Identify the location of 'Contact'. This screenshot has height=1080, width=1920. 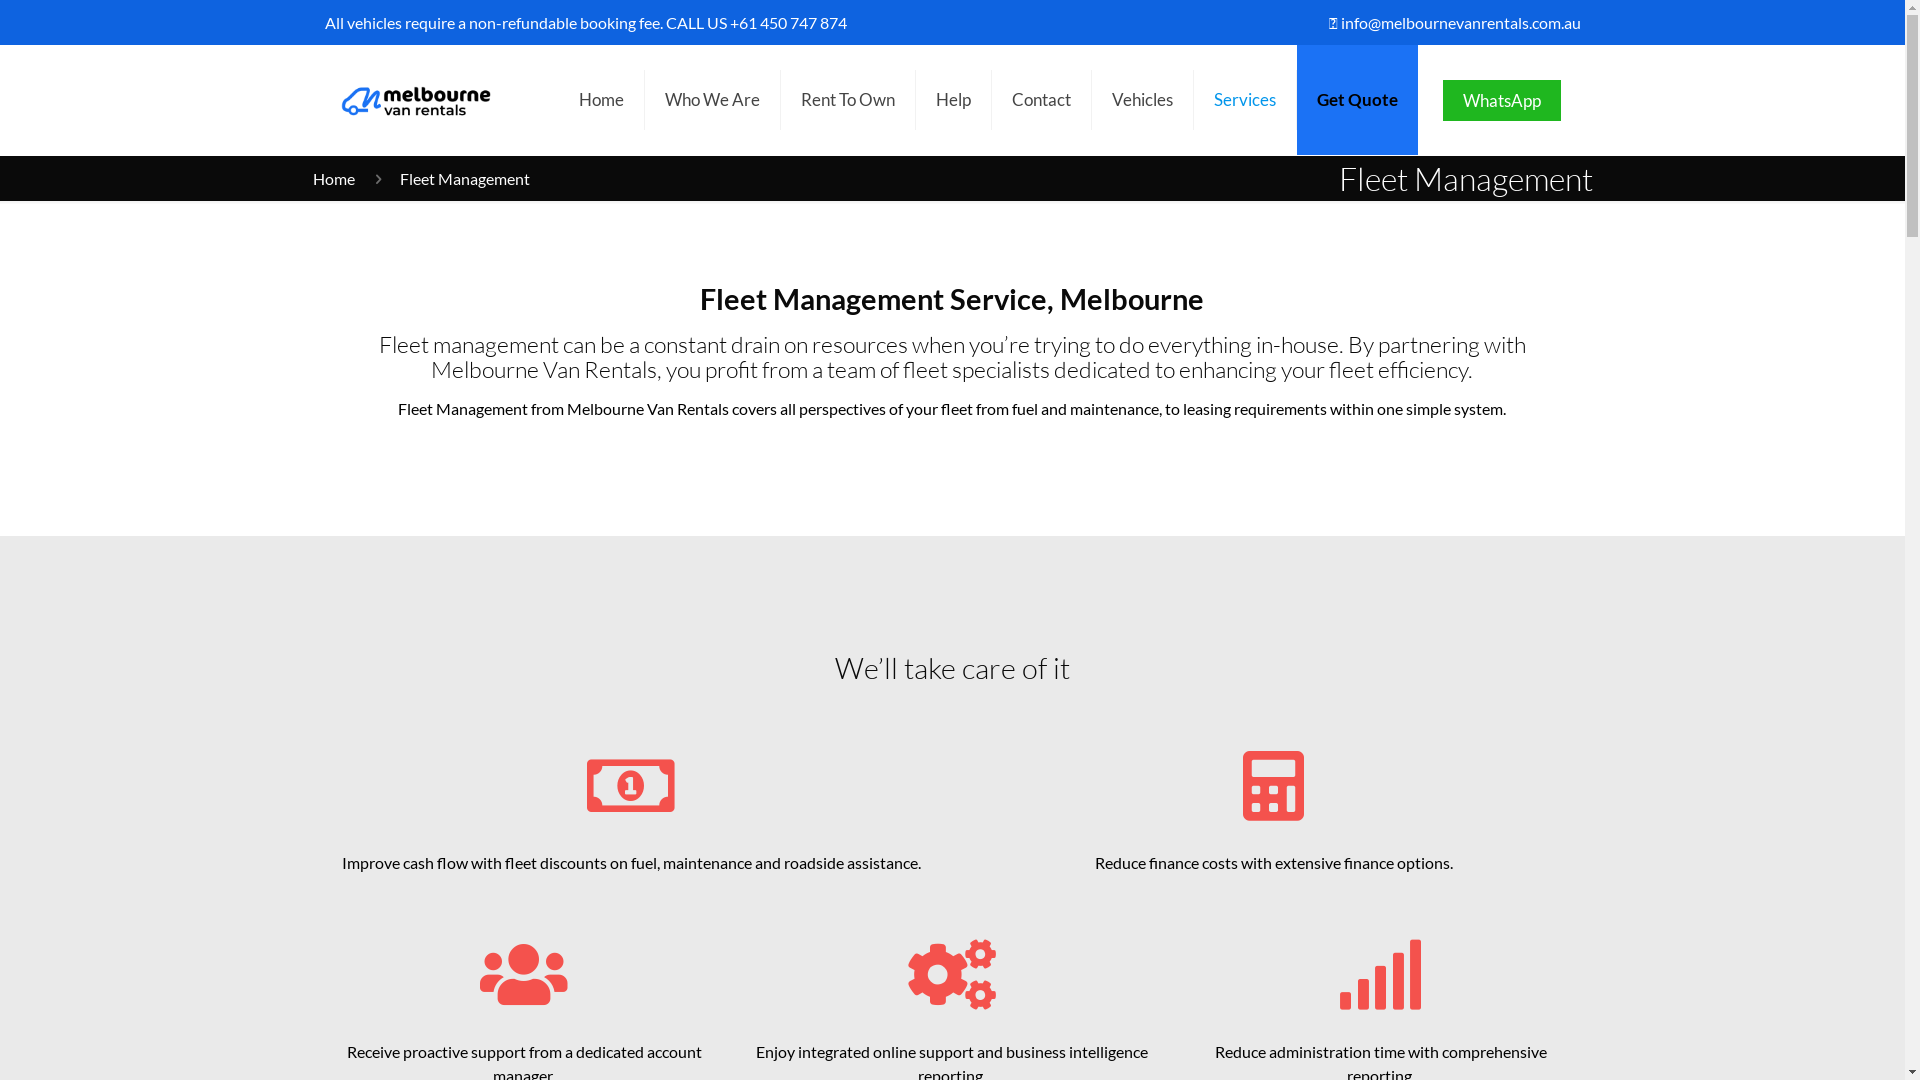
(1040, 100).